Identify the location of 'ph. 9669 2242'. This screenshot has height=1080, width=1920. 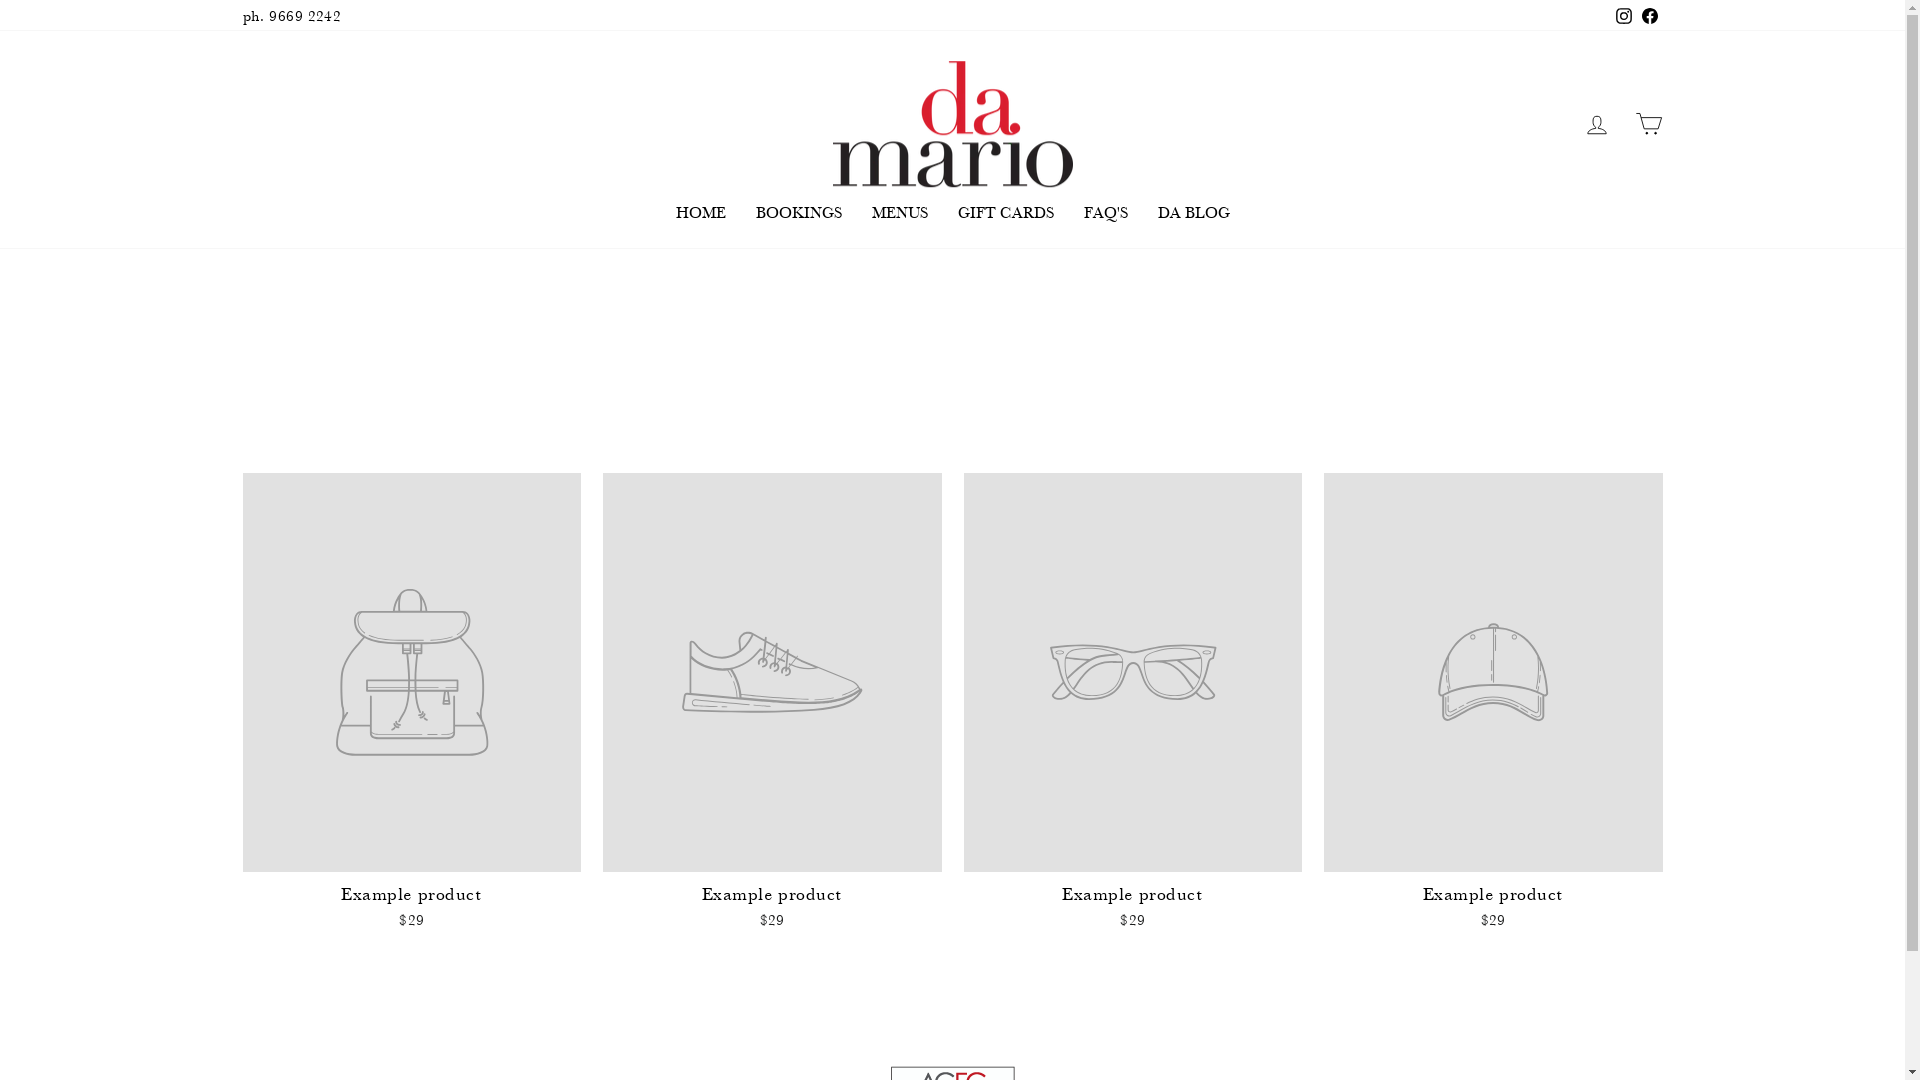
(290, 15).